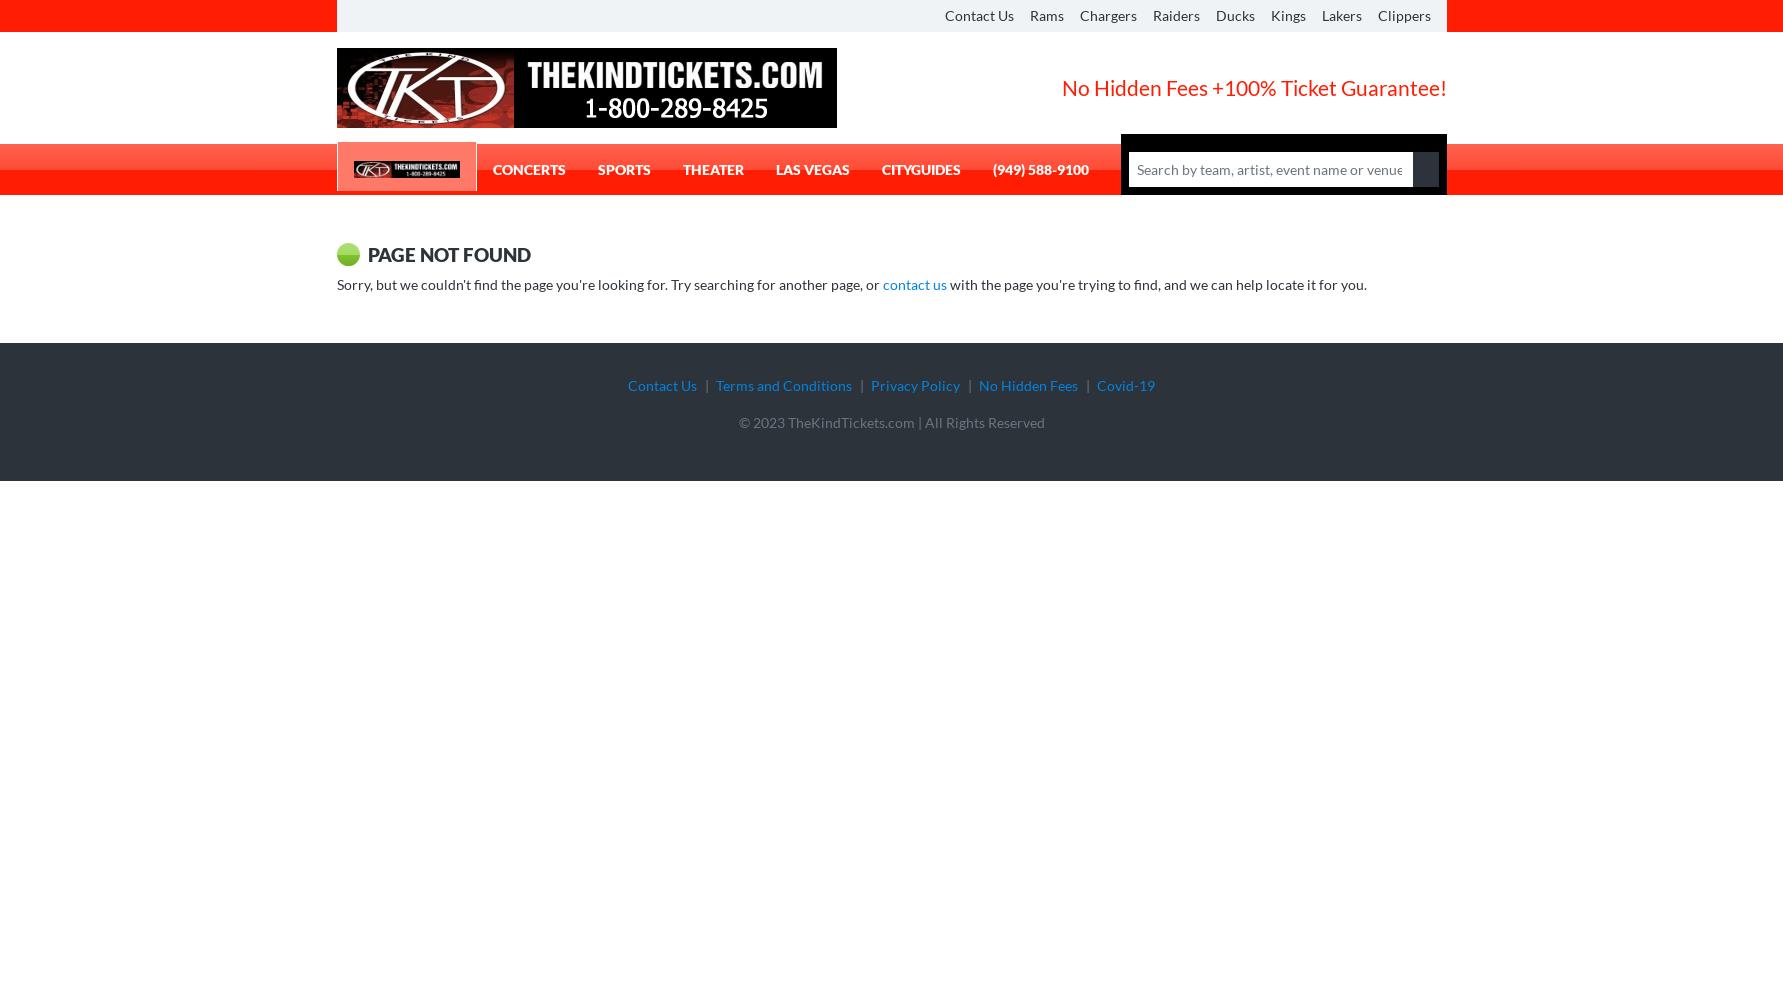 The height and width of the screenshot is (1000, 1783). I want to click on 'Privacy Policy', so click(914, 384).